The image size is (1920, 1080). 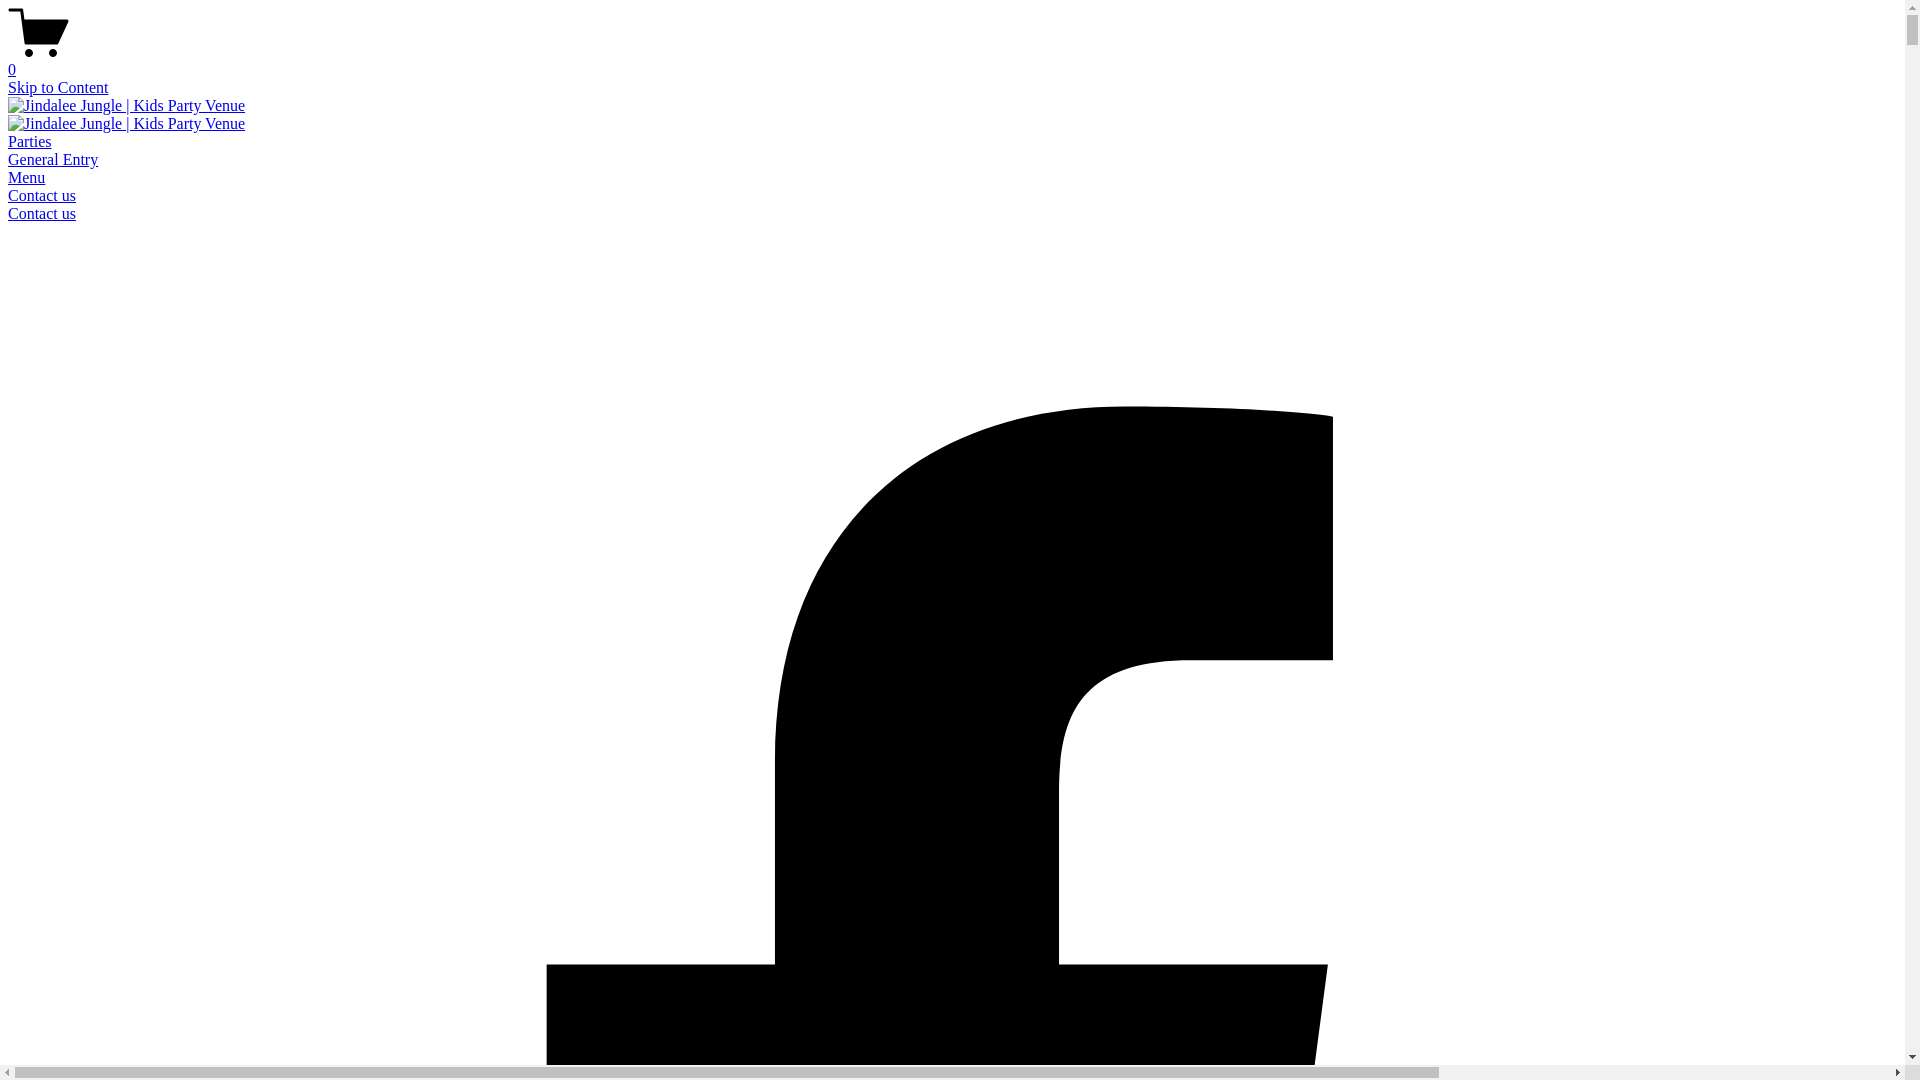 What do you see at coordinates (52, 158) in the screenshot?
I see `'General Entry'` at bounding box center [52, 158].